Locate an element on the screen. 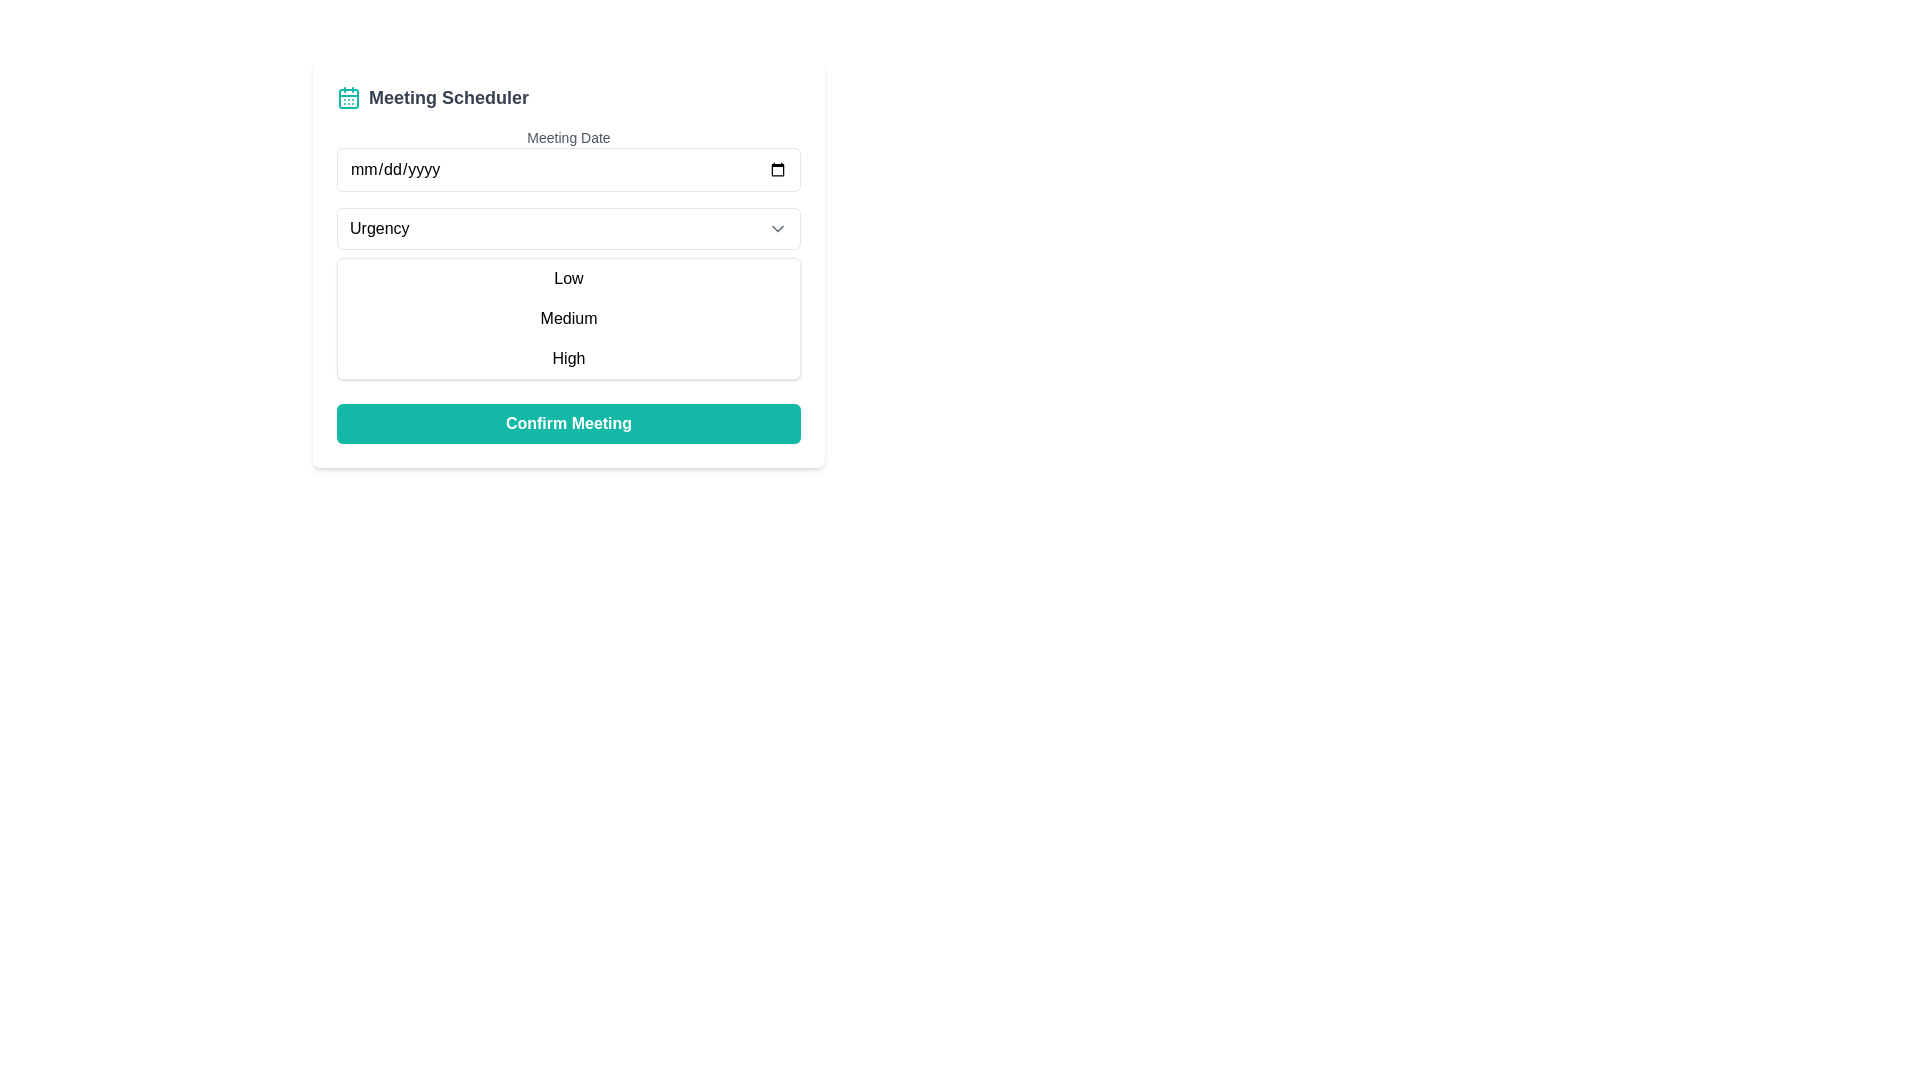  the 'Low' urgency option in the selectable list item located directly below the 'Urgency' dropdown field is located at coordinates (568, 278).